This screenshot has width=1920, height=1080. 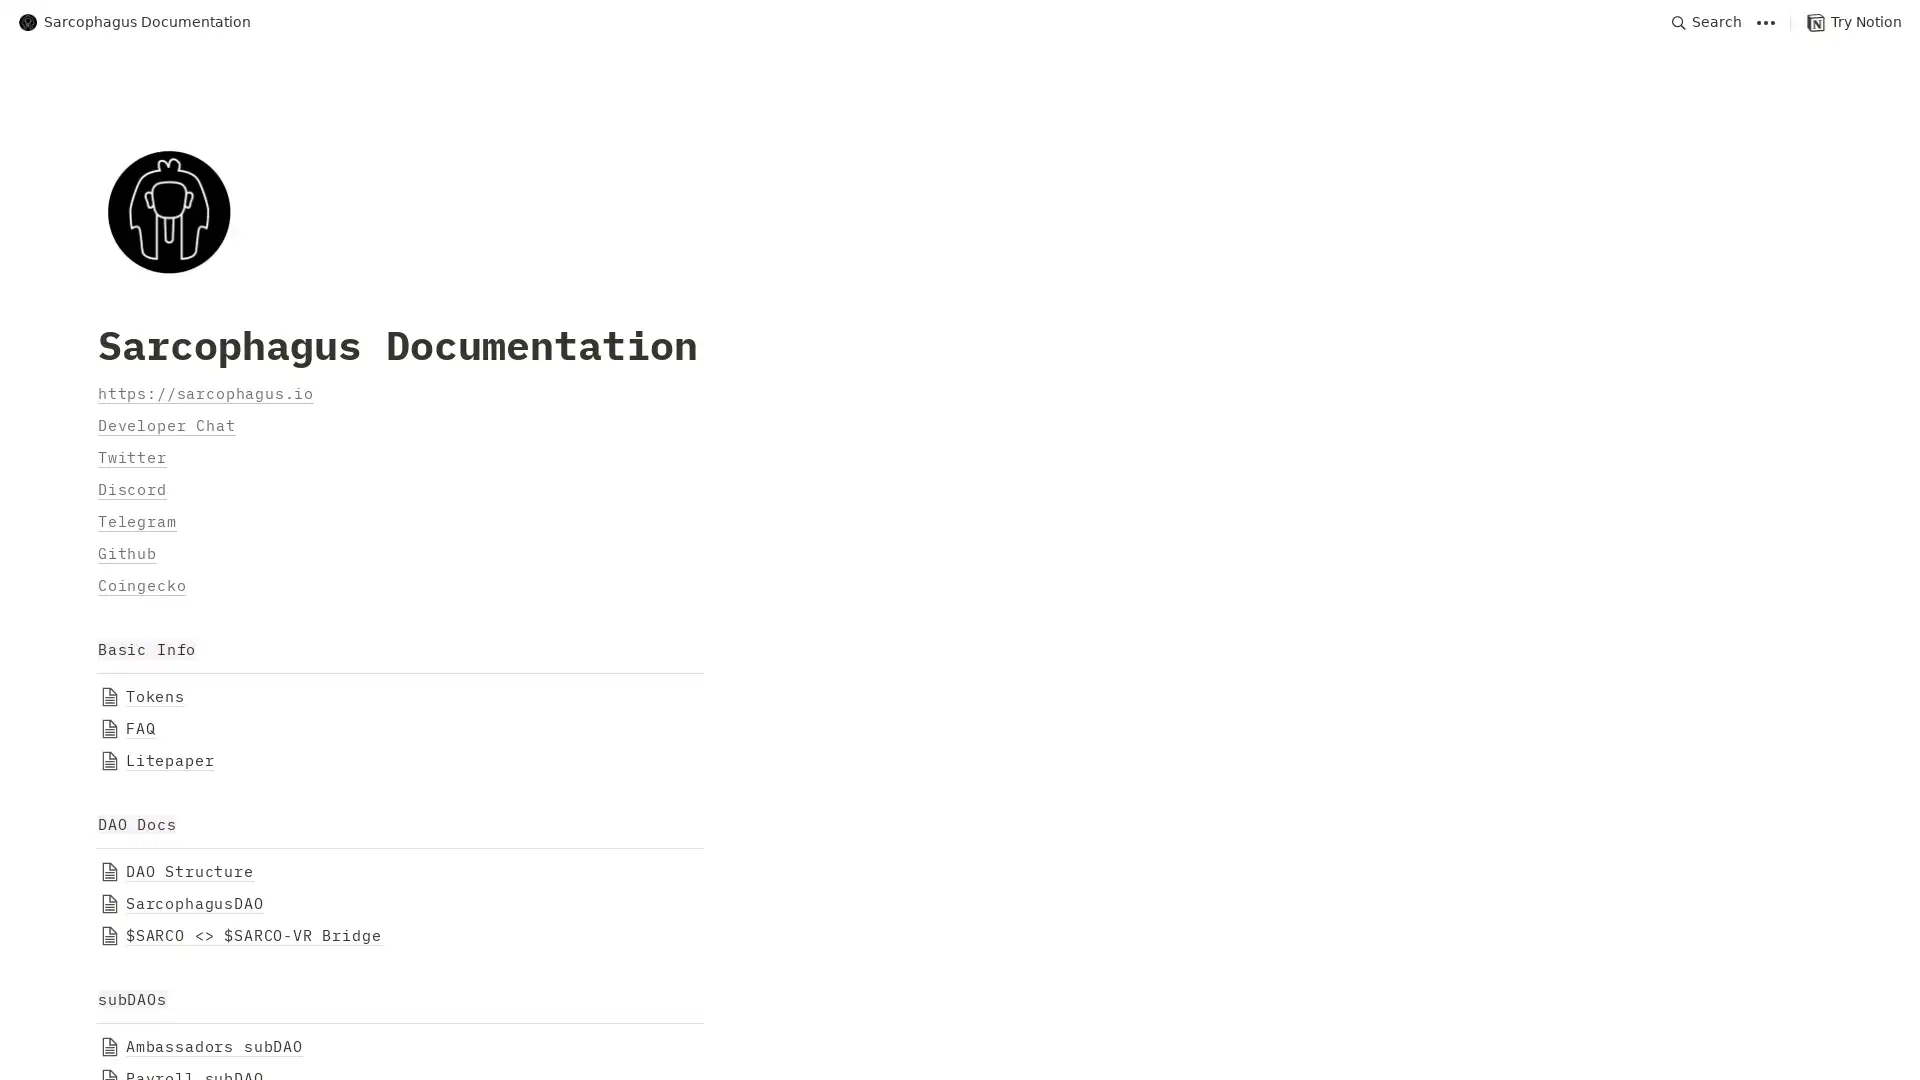 I want to click on Ambassadors subDAO, so click(x=960, y=1045).